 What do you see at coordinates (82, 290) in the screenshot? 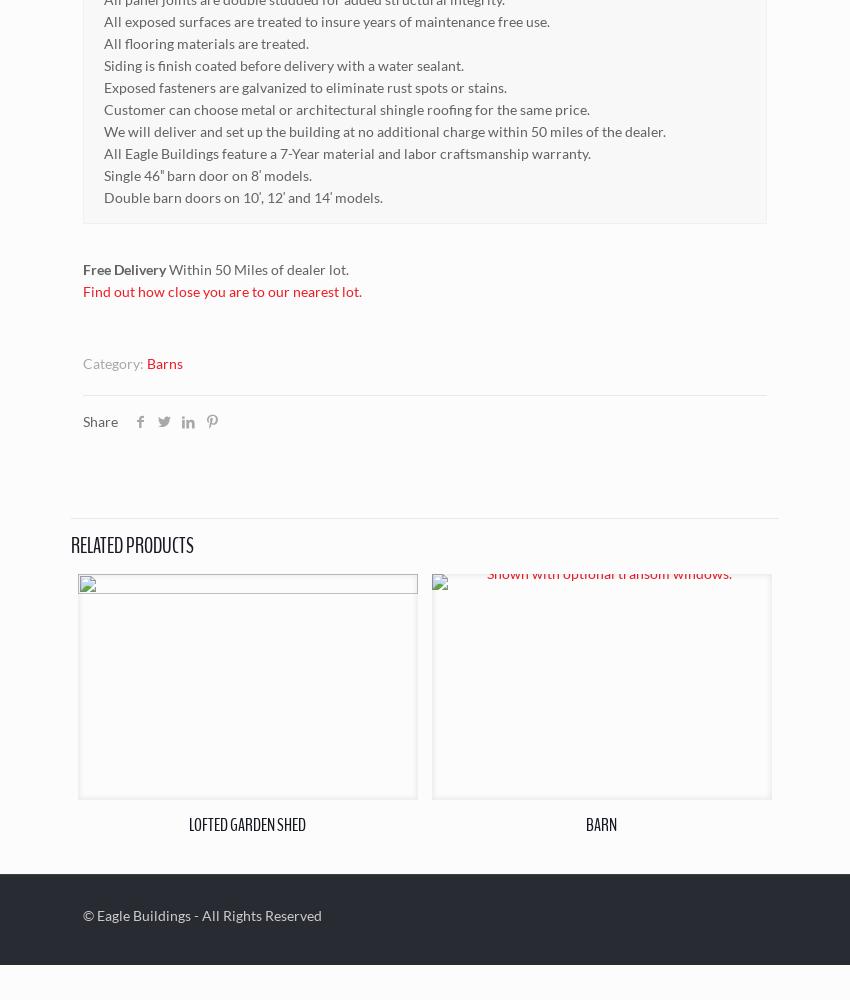
I see `'Find out how close you are to our nearest lot.'` at bounding box center [82, 290].